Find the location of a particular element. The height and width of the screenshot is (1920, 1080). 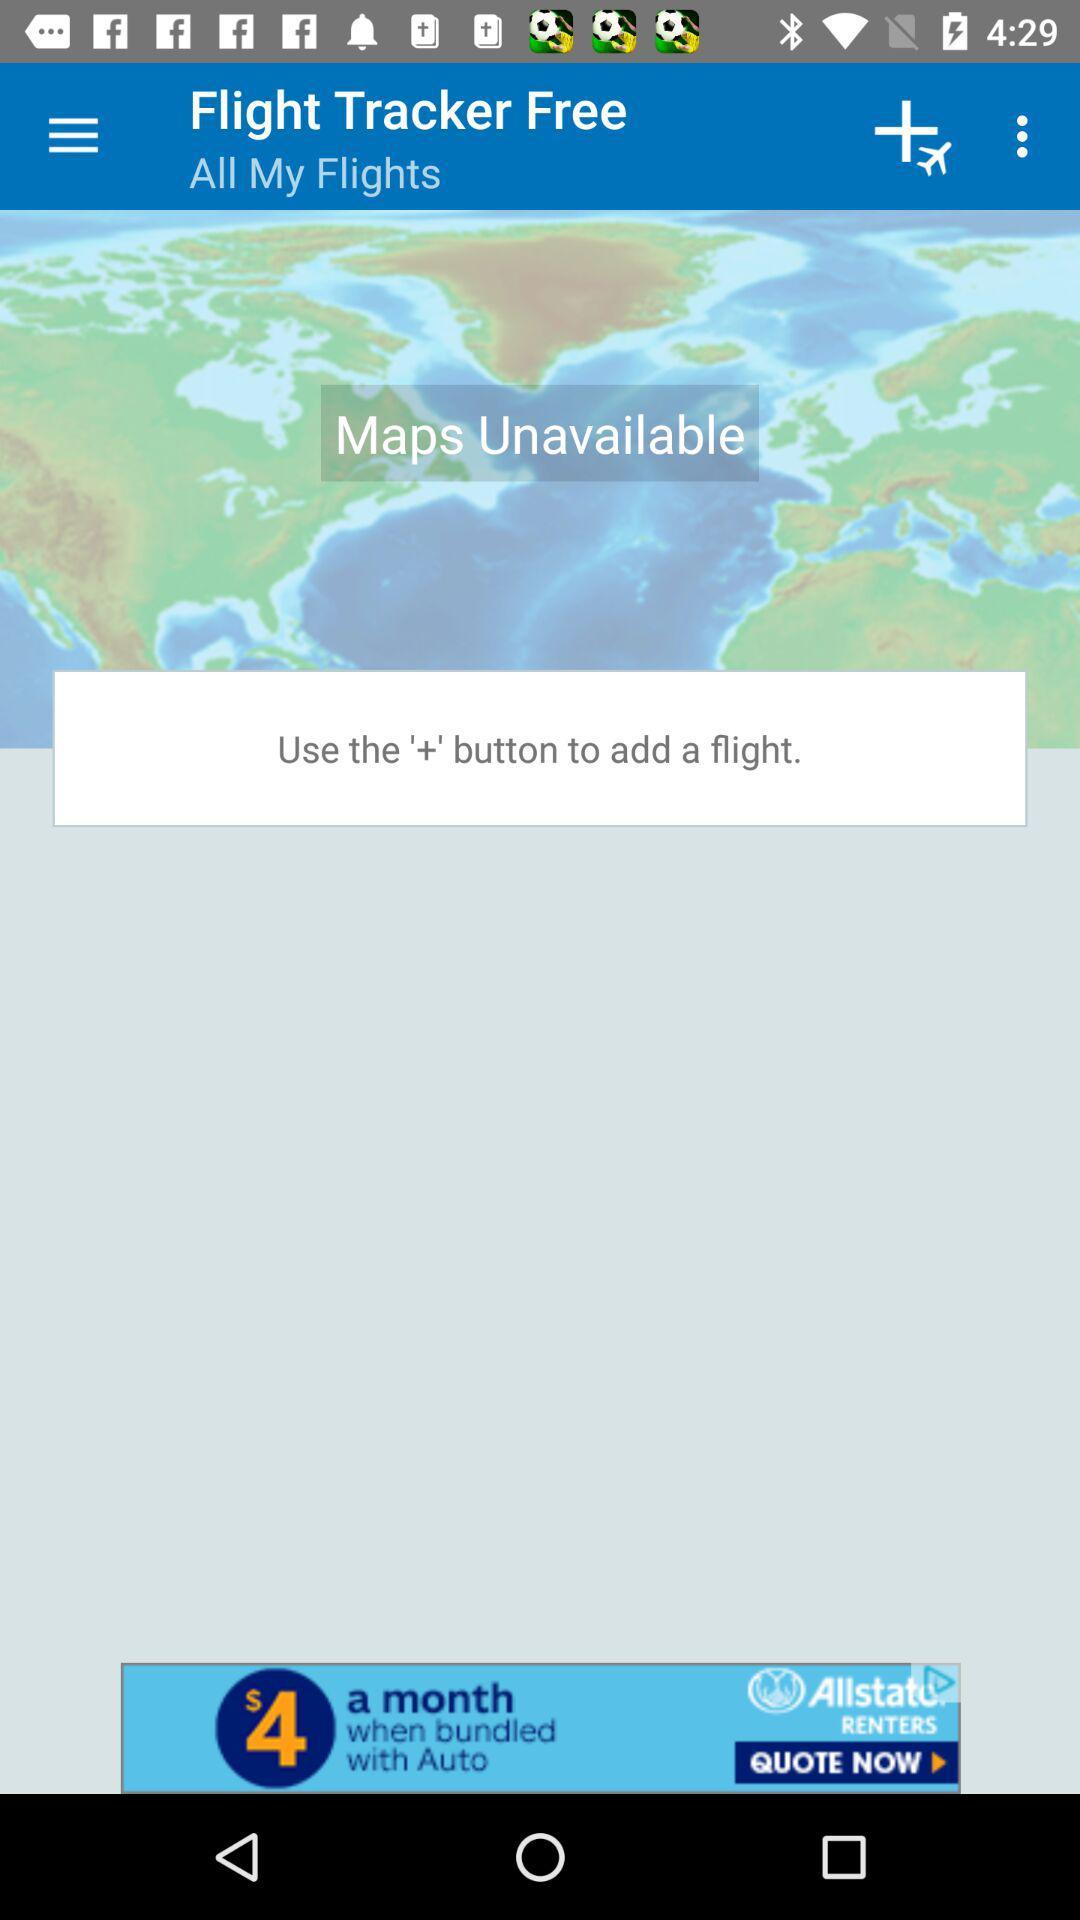

launch advertisement link is located at coordinates (540, 1727).